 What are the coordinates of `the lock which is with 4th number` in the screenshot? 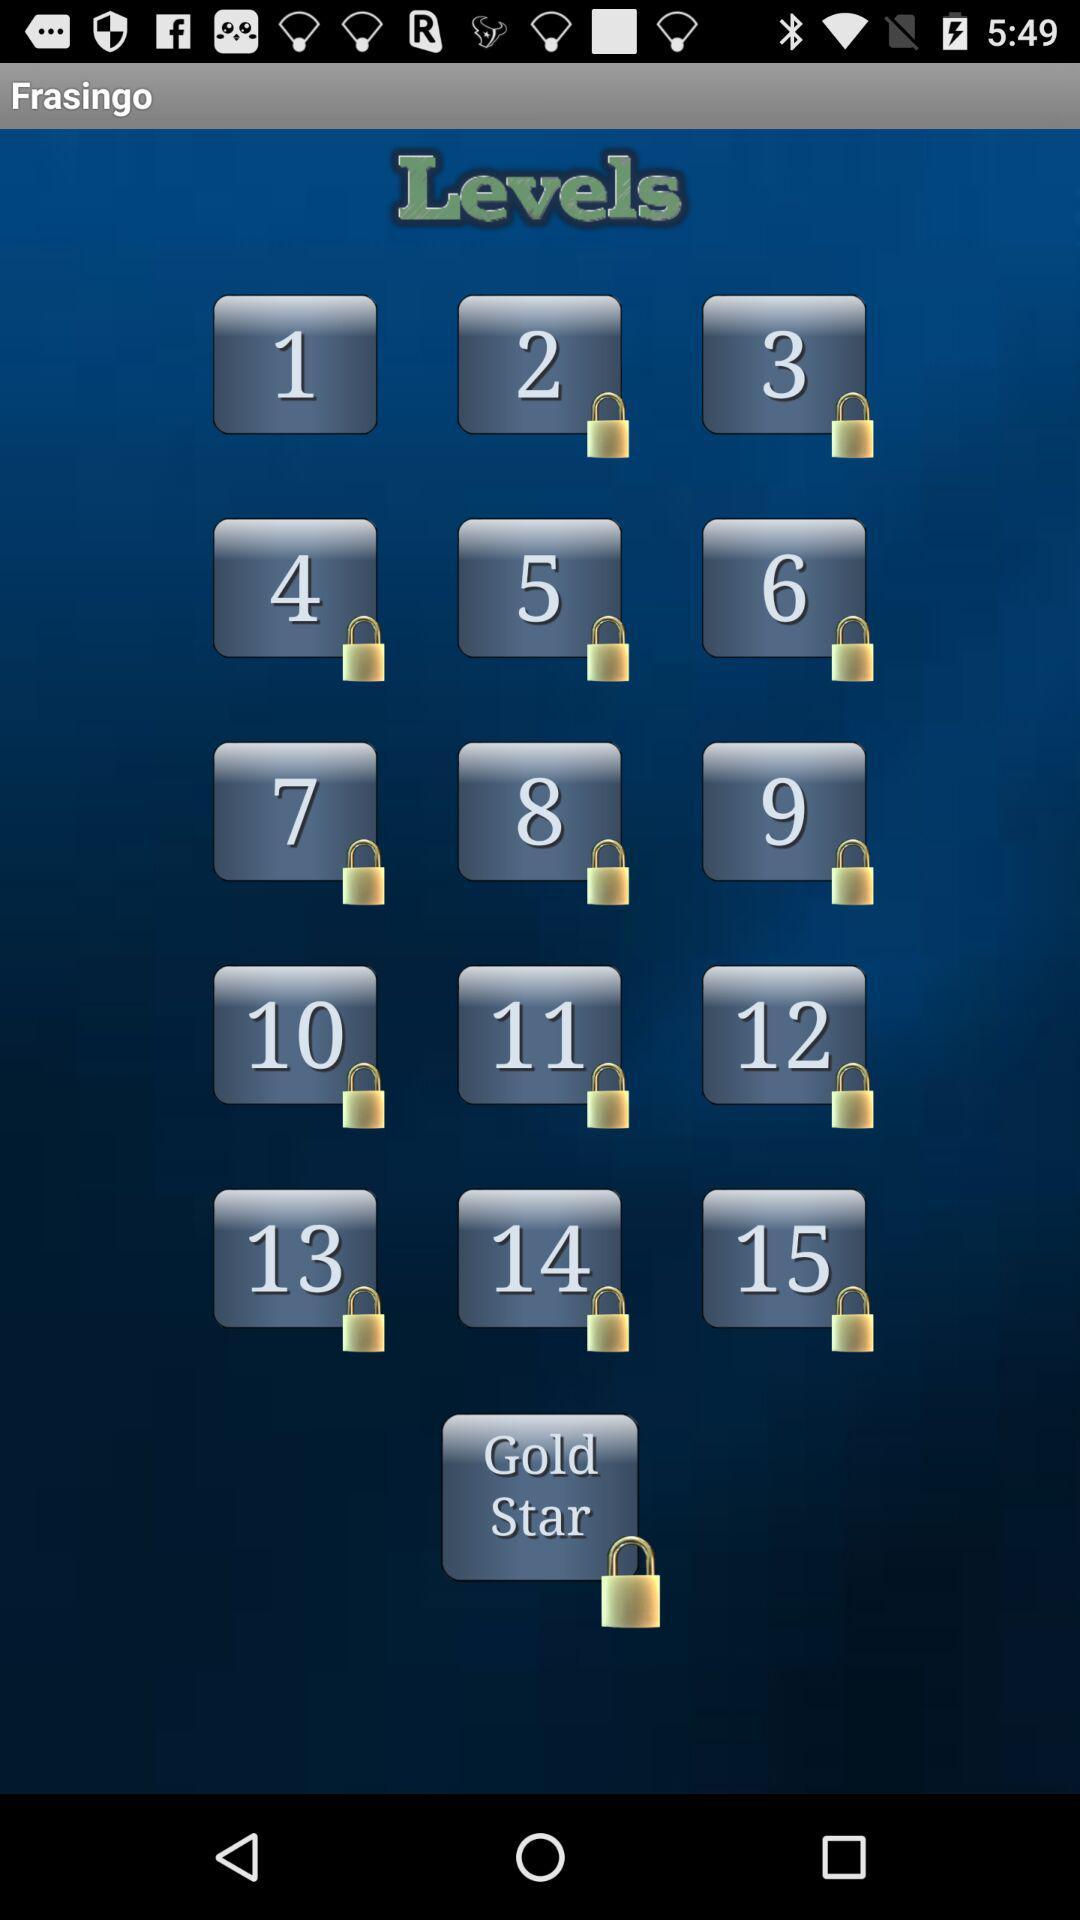 It's located at (363, 648).